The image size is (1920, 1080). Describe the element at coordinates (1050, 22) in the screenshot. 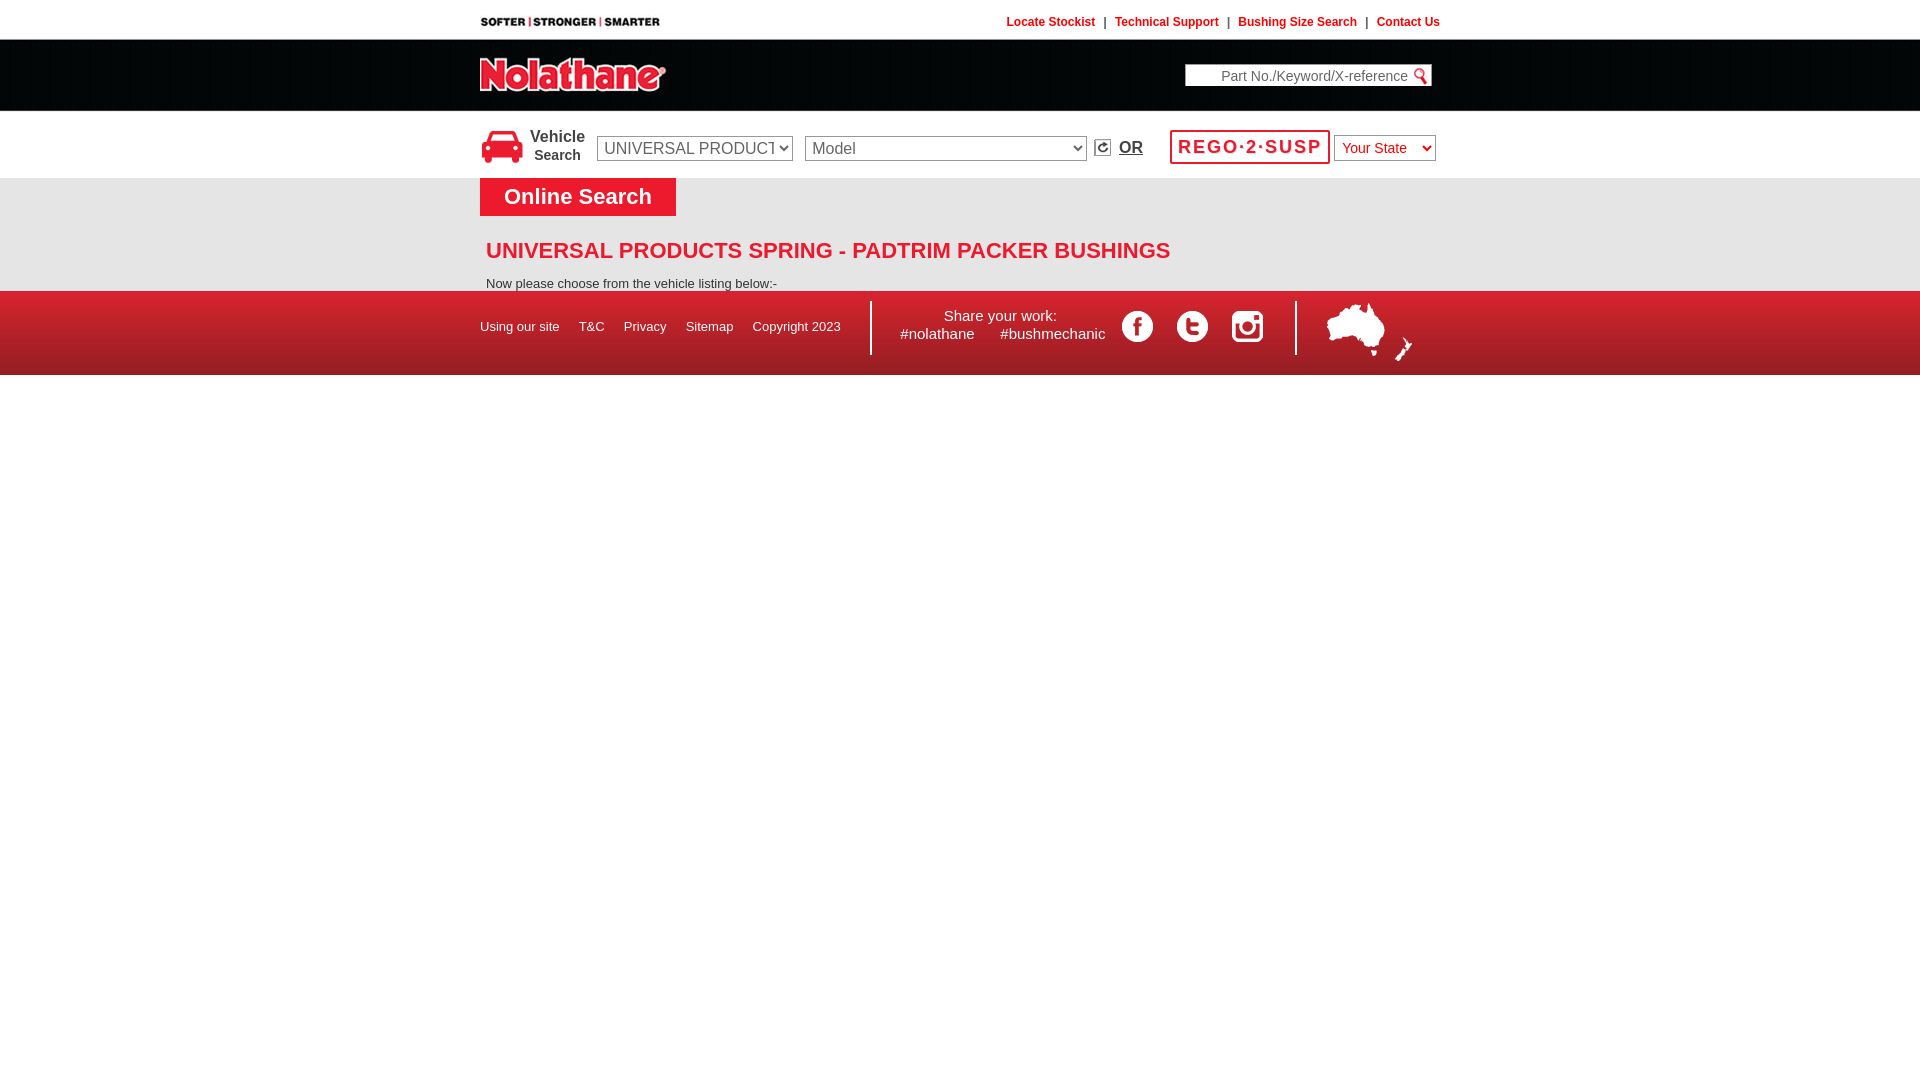

I see `'Locate Stockist'` at that location.